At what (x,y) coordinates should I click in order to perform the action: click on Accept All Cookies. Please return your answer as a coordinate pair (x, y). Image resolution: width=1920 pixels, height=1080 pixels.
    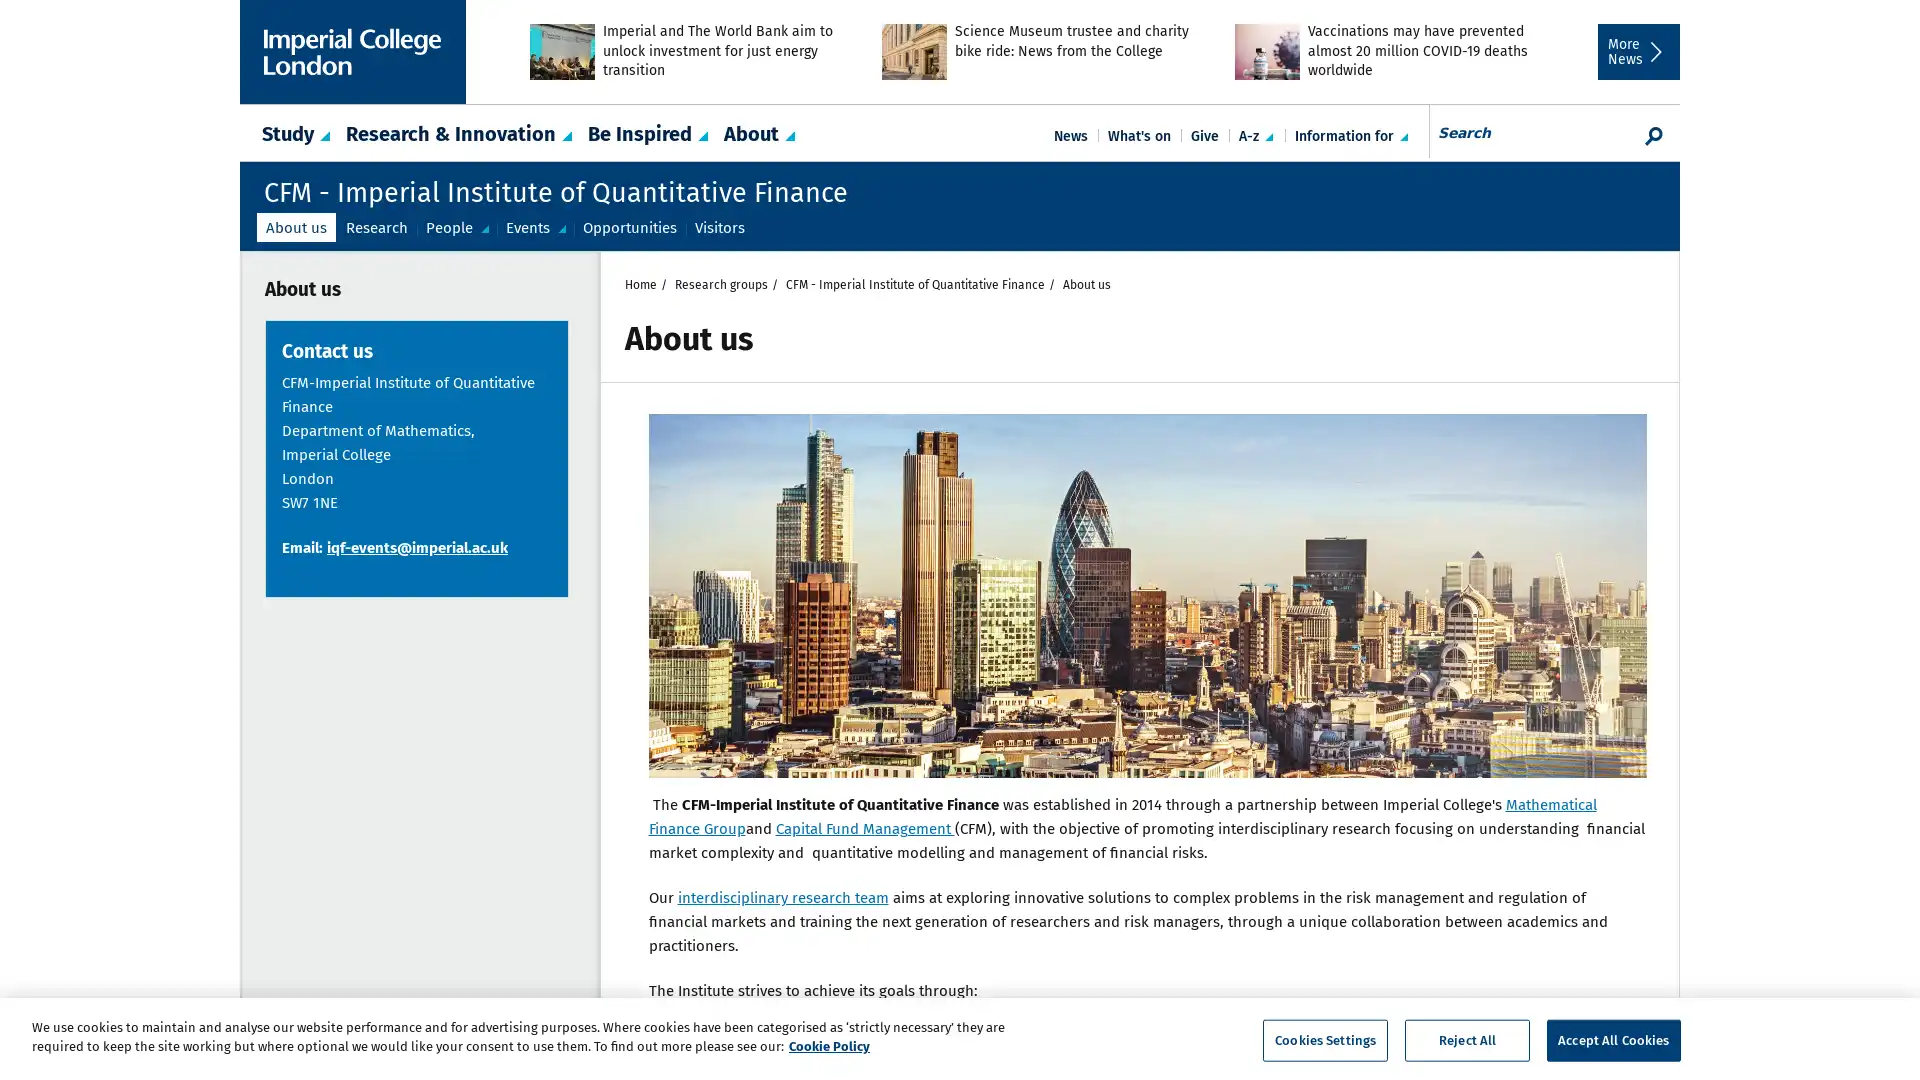
    Looking at the image, I should click on (1613, 1039).